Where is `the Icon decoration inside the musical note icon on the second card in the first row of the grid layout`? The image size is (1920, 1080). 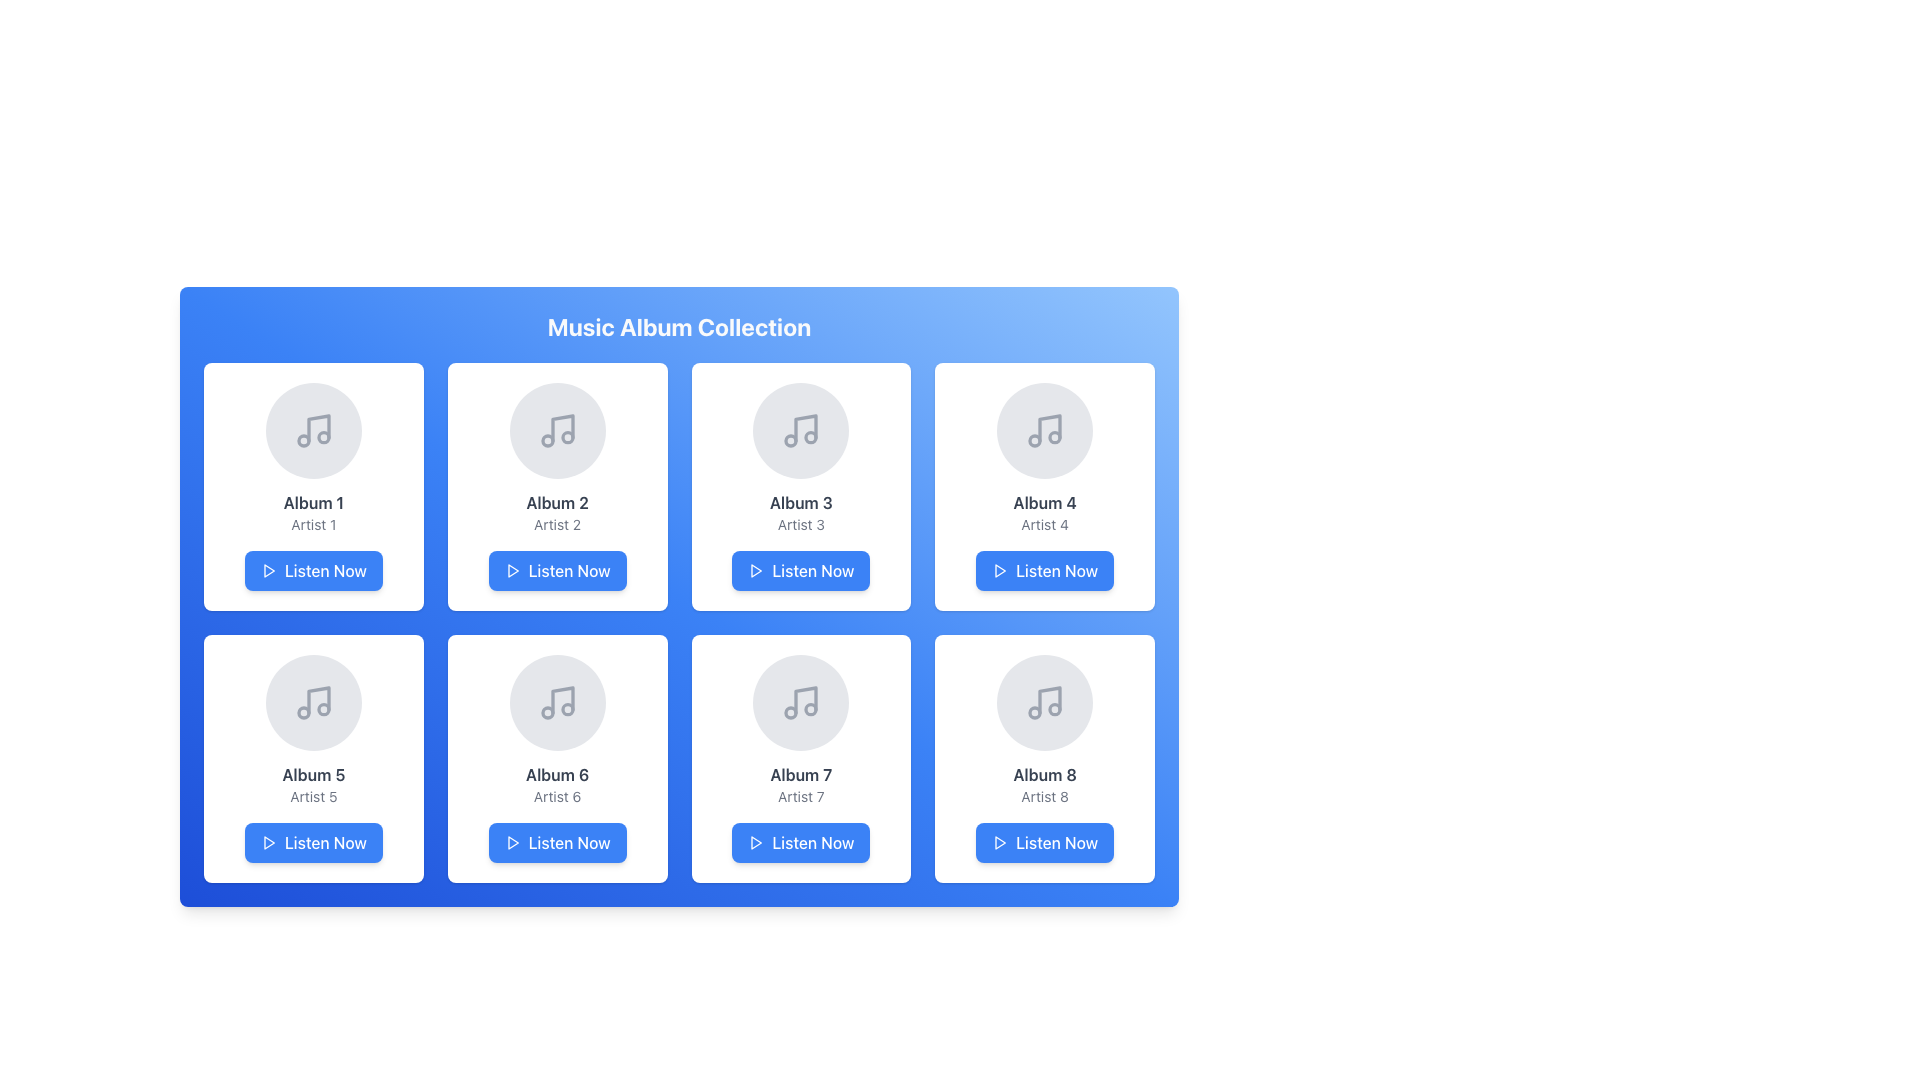
the Icon decoration inside the musical note icon on the second card in the first row of the grid layout is located at coordinates (547, 439).